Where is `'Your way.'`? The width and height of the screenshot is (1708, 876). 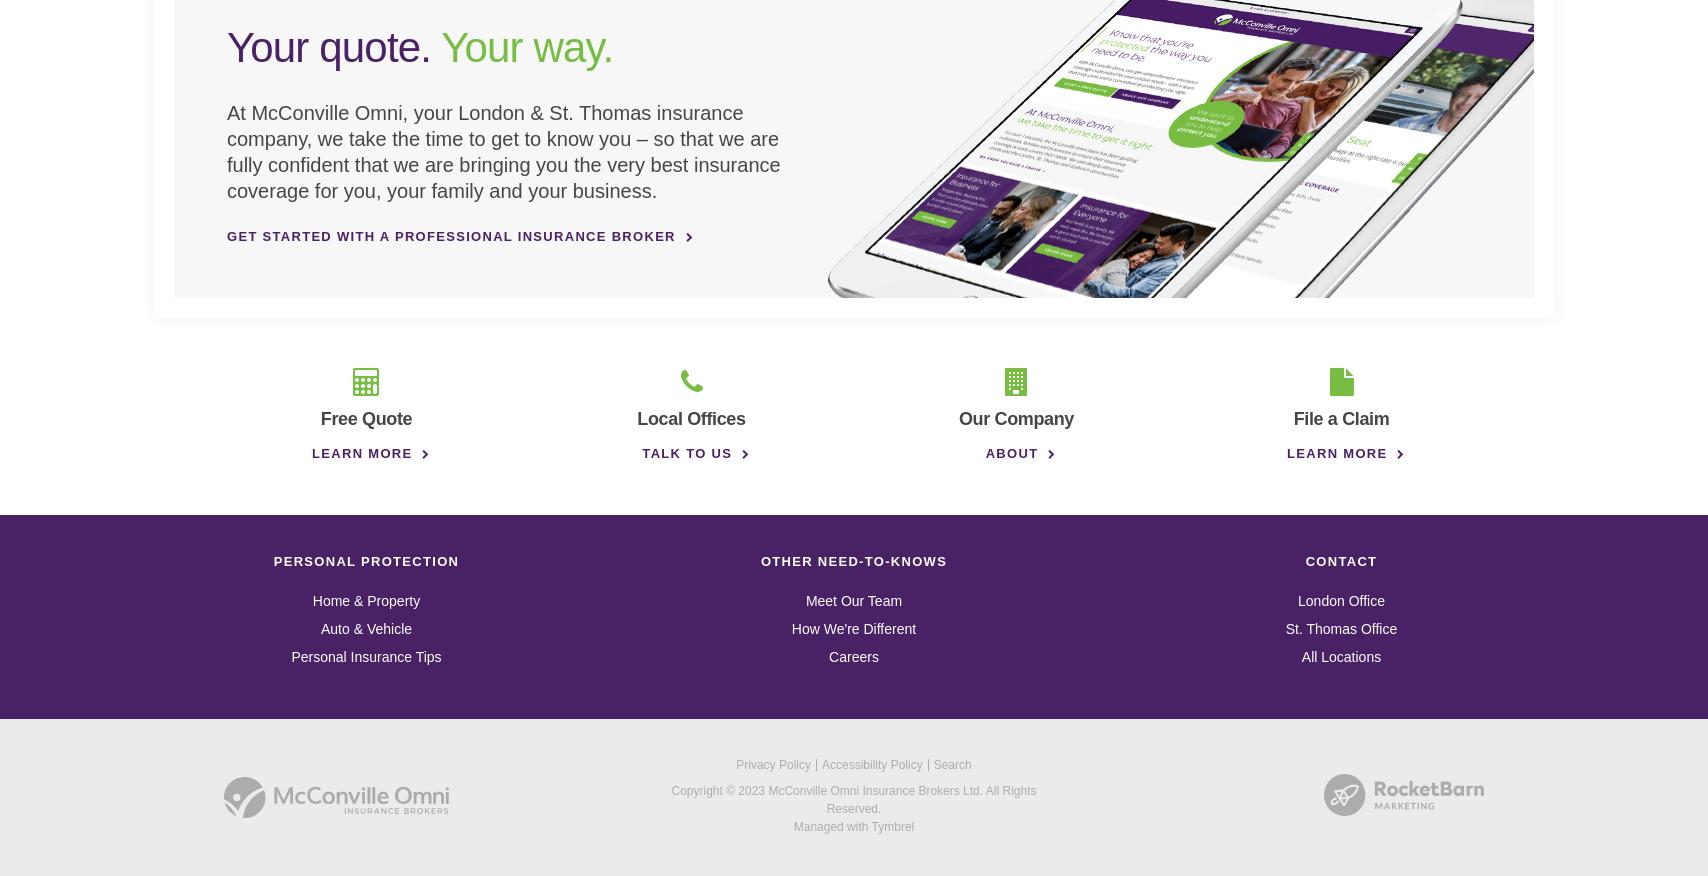 'Your way.' is located at coordinates (526, 45).